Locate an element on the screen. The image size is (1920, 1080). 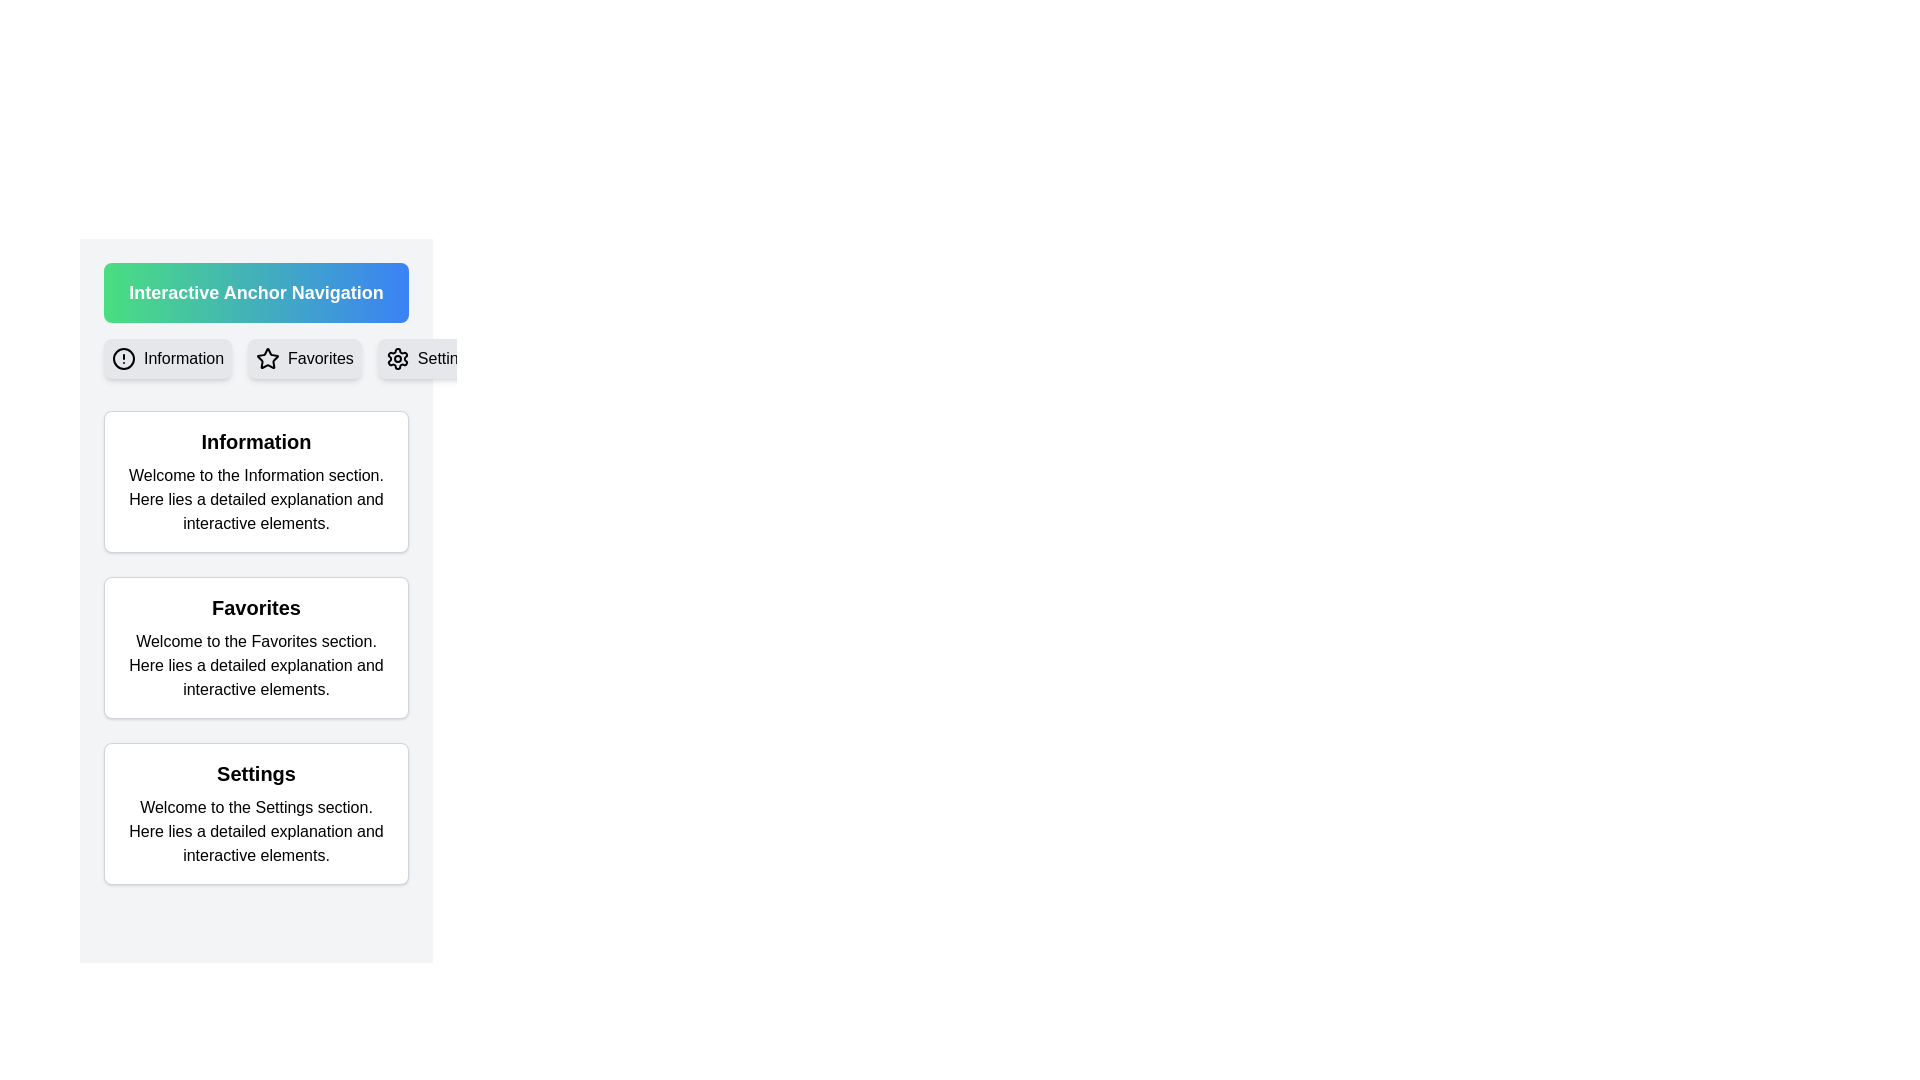
the gear-shaped icon in the top central part of the navigation bar is located at coordinates (397, 357).